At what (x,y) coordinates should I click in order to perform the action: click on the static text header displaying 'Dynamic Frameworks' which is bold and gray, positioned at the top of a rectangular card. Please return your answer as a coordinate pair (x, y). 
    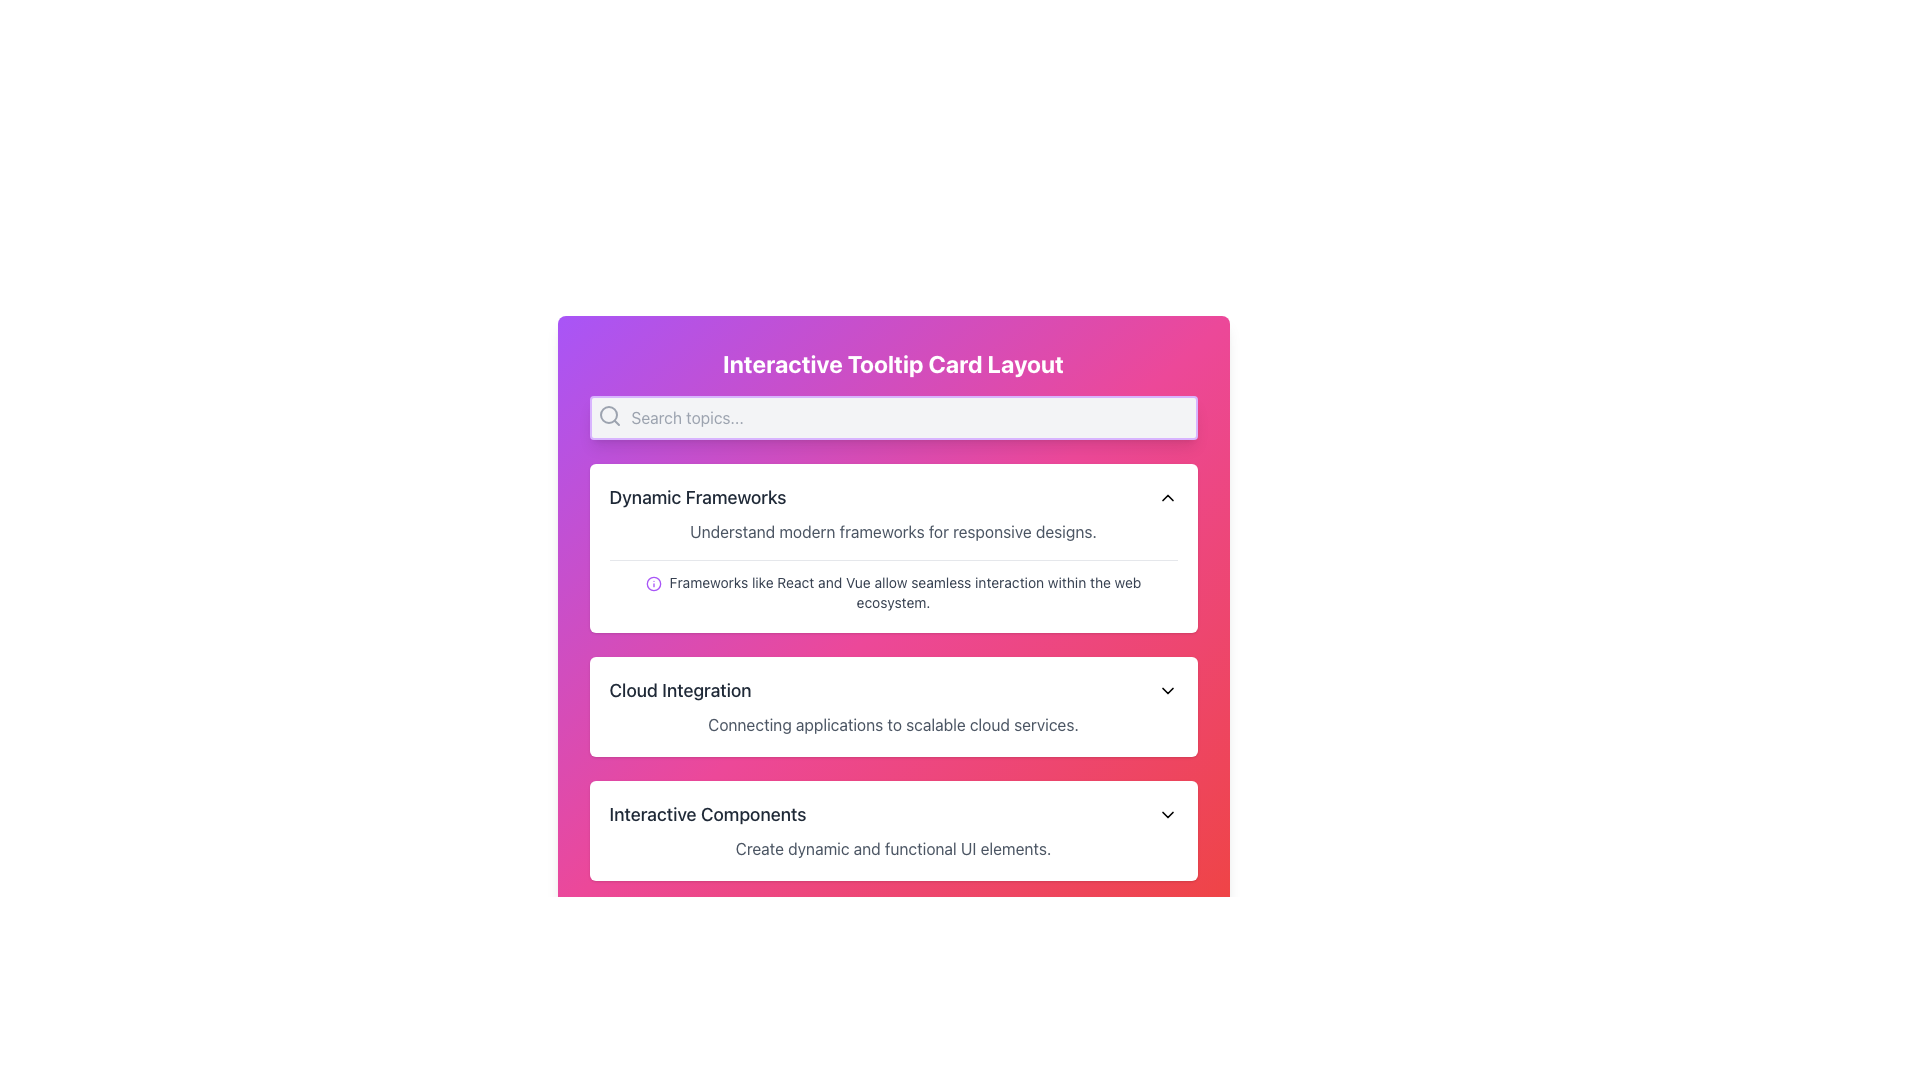
    Looking at the image, I should click on (697, 496).